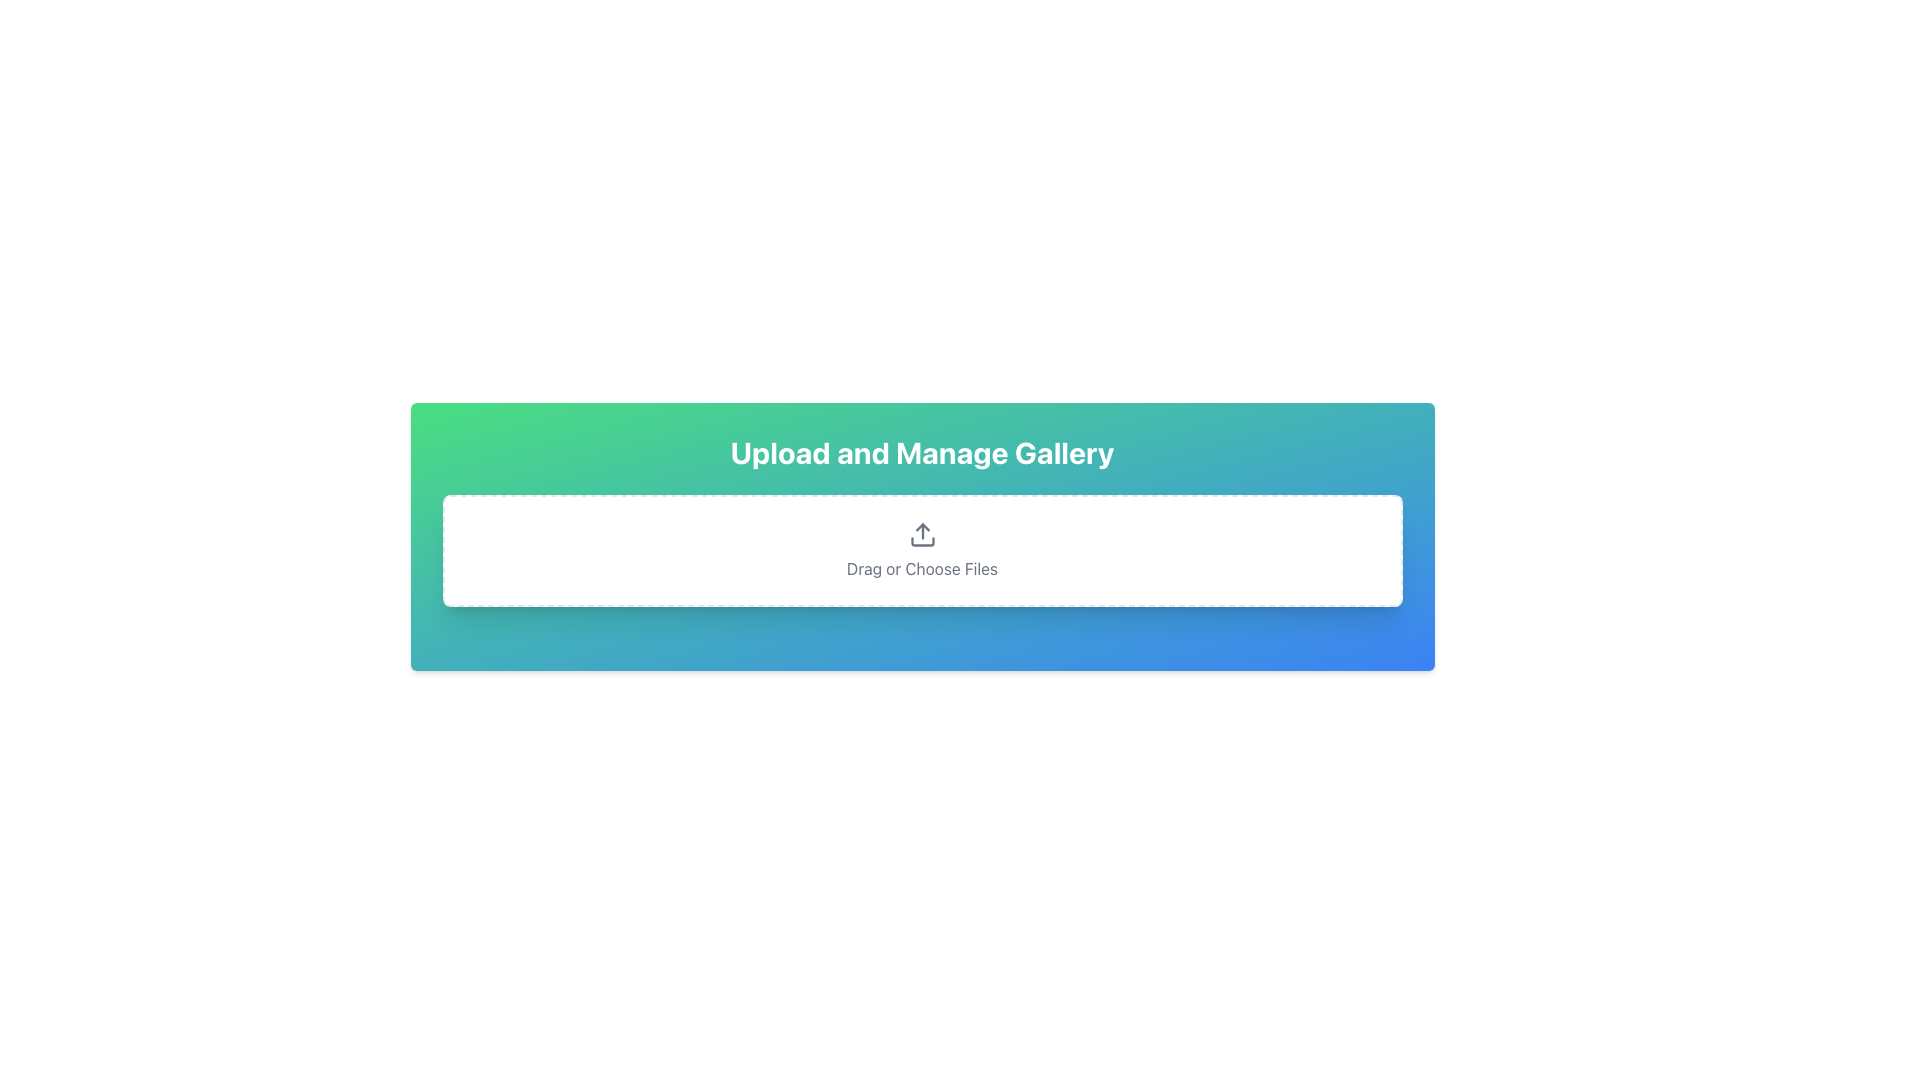 Image resolution: width=1920 pixels, height=1080 pixels. Describe the element at coordinates (921, 551) in the screenshot. I see `the transparent file input field labeled 'Drag or Choose Files'` at that location.